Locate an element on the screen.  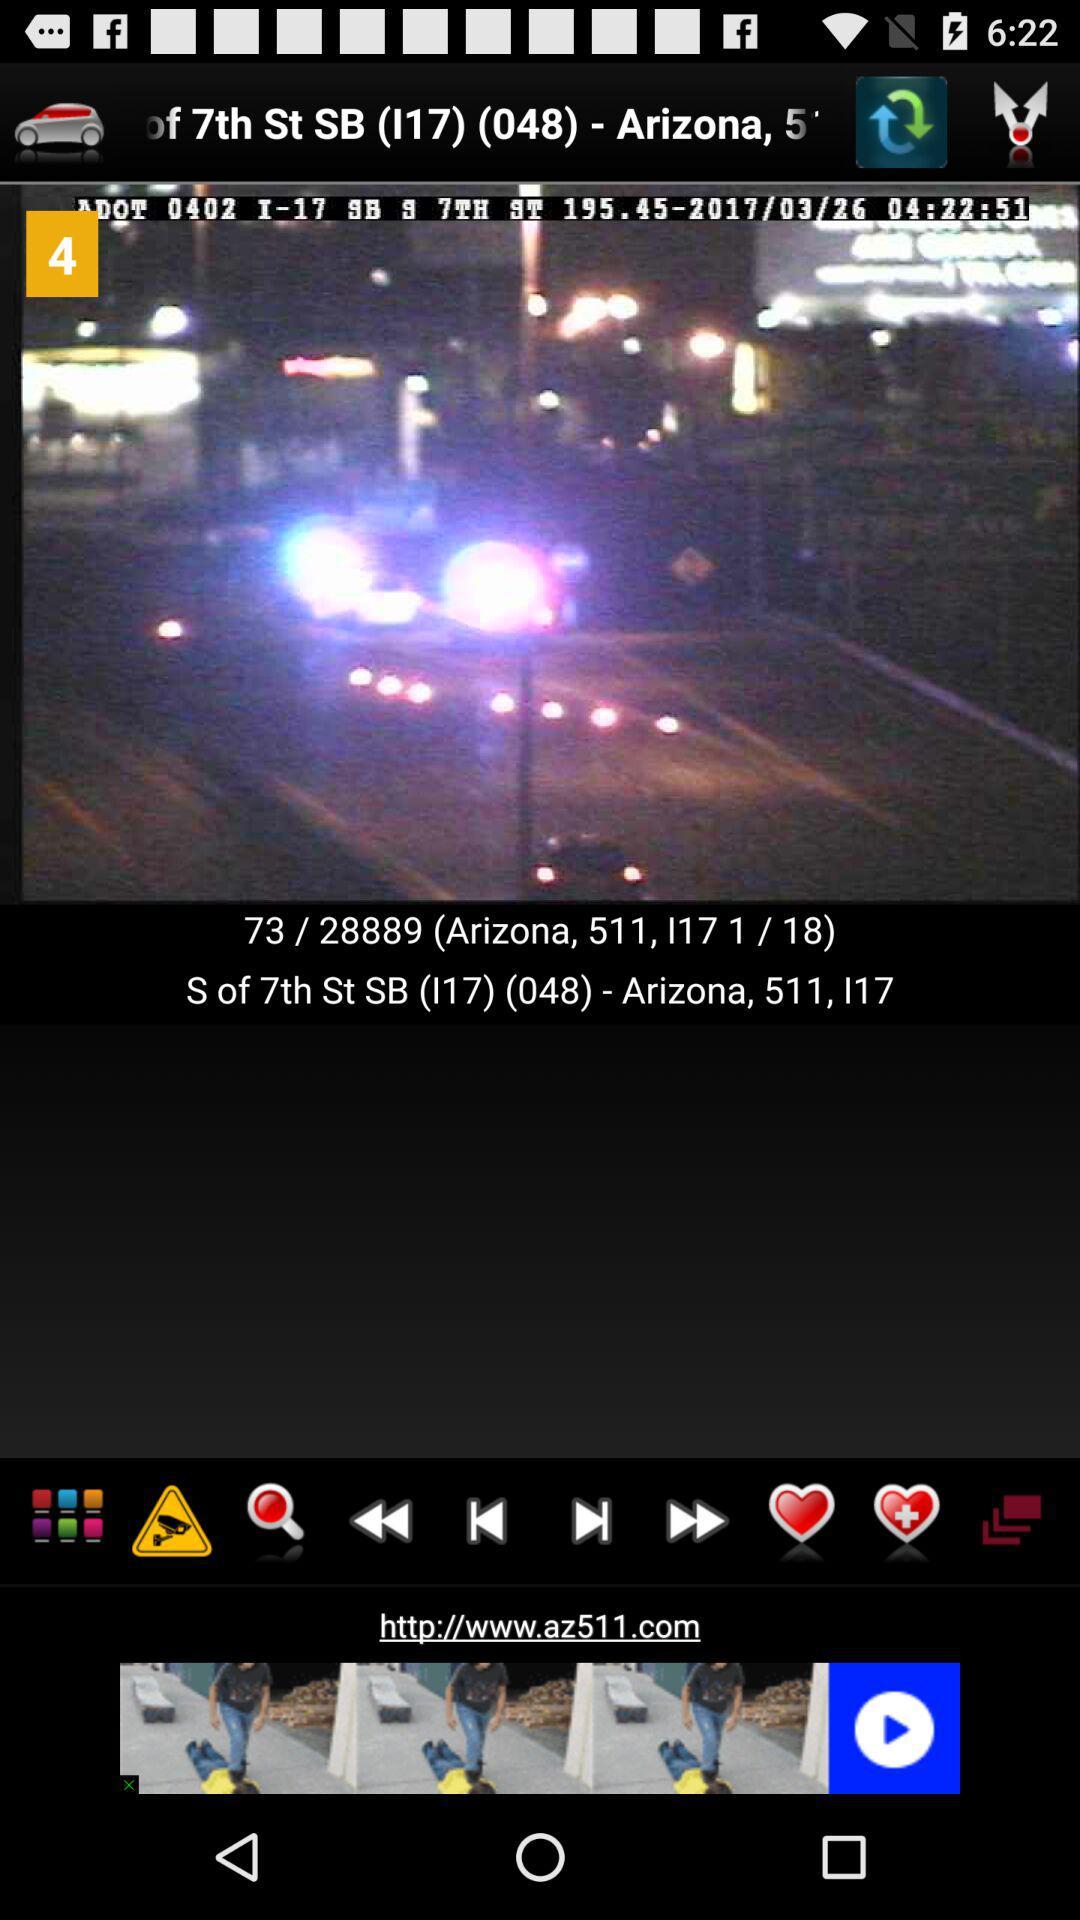
the favorite icon is located at coordinates (906, 1627).